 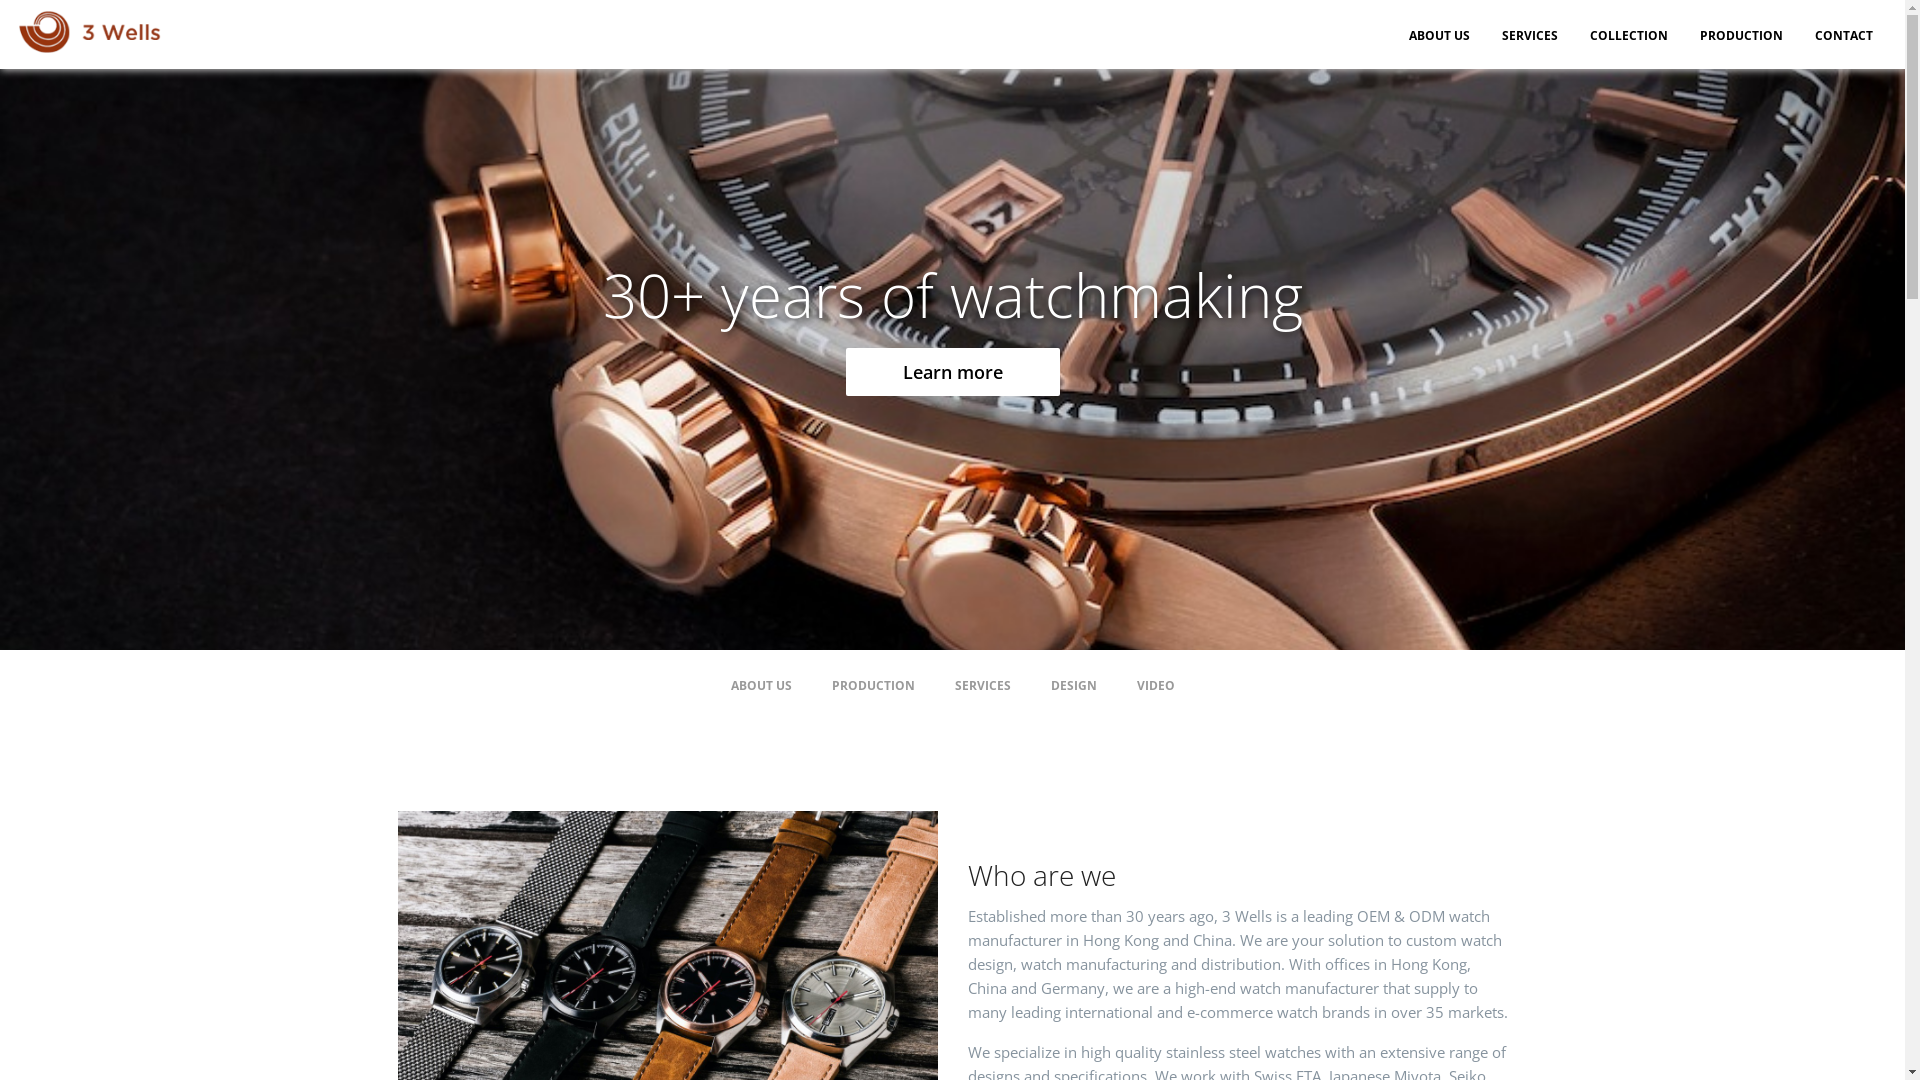 What do you see at coordinates (1842, 34) in the screenshot?
I see `'CONTACT'` at bounding box center [1842, 34].